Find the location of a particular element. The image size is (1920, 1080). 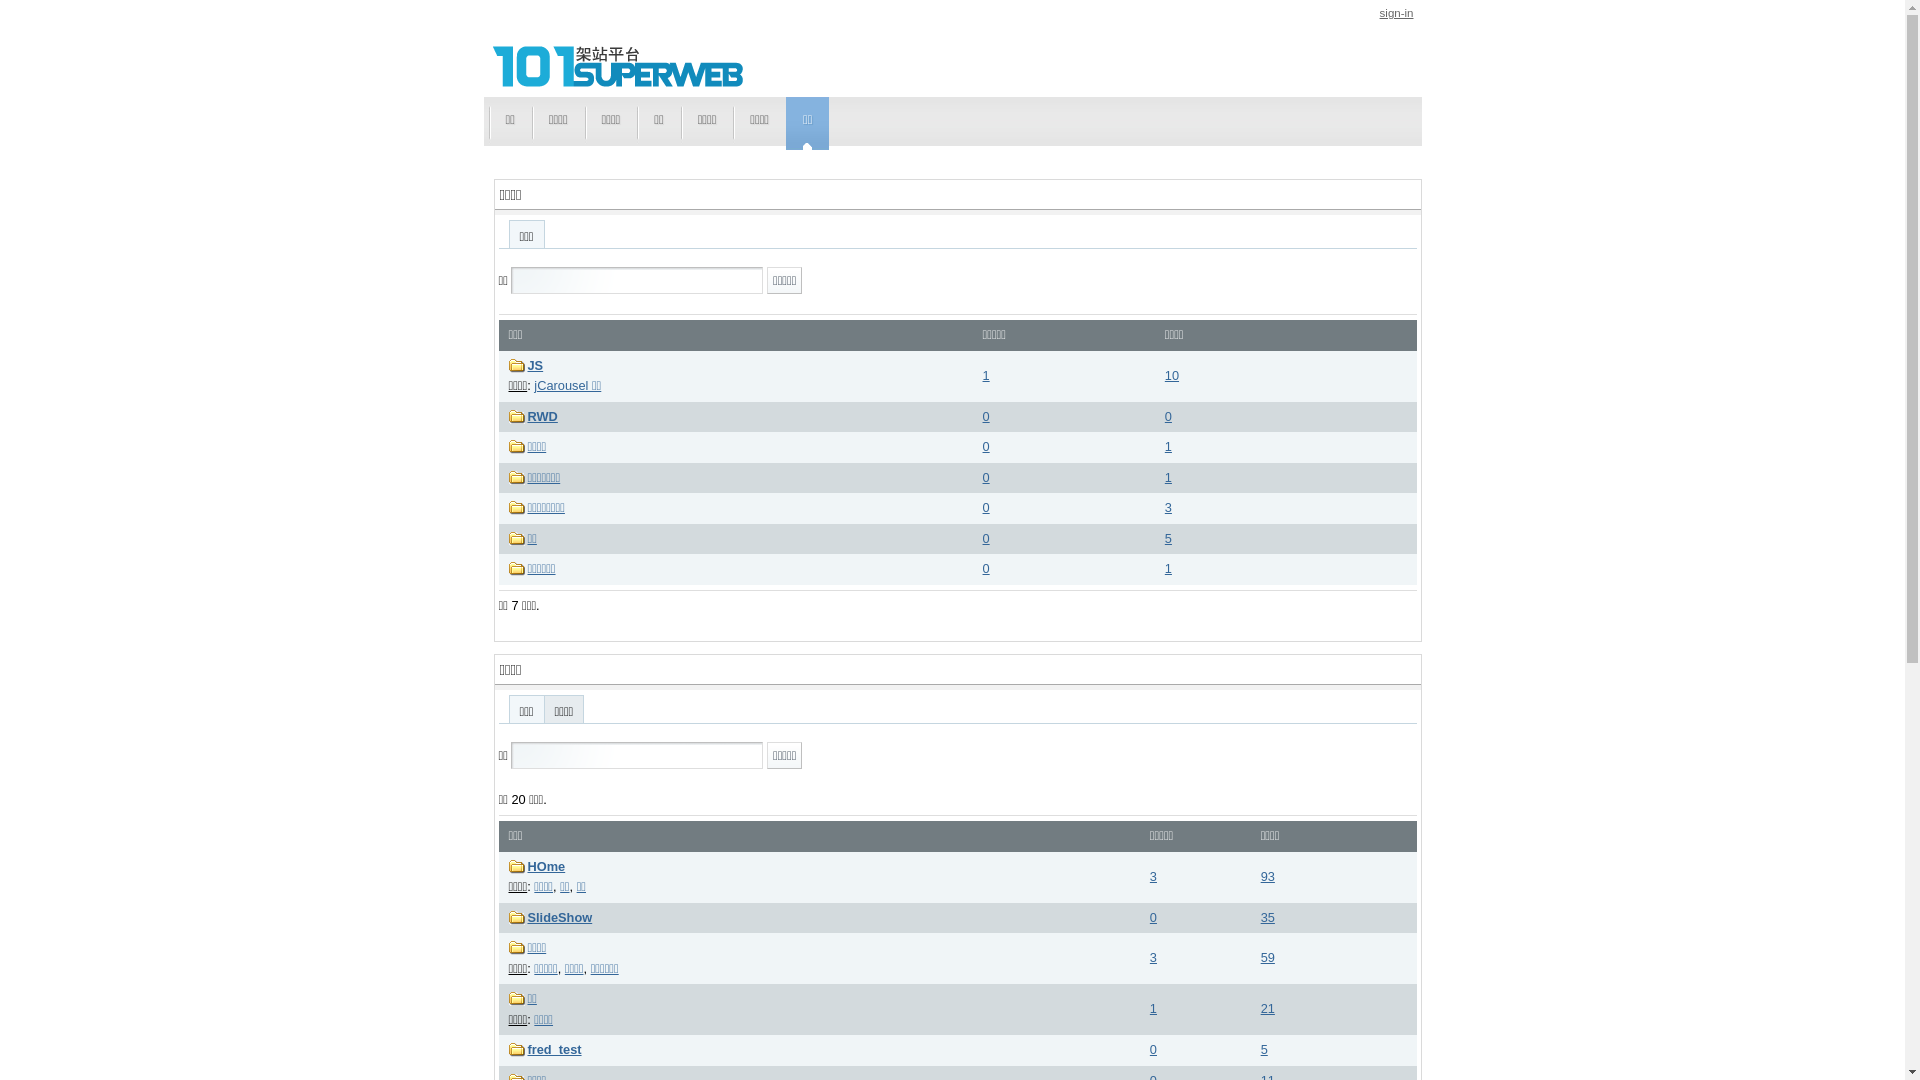

'HOme' is located at coordinates (547, 865).